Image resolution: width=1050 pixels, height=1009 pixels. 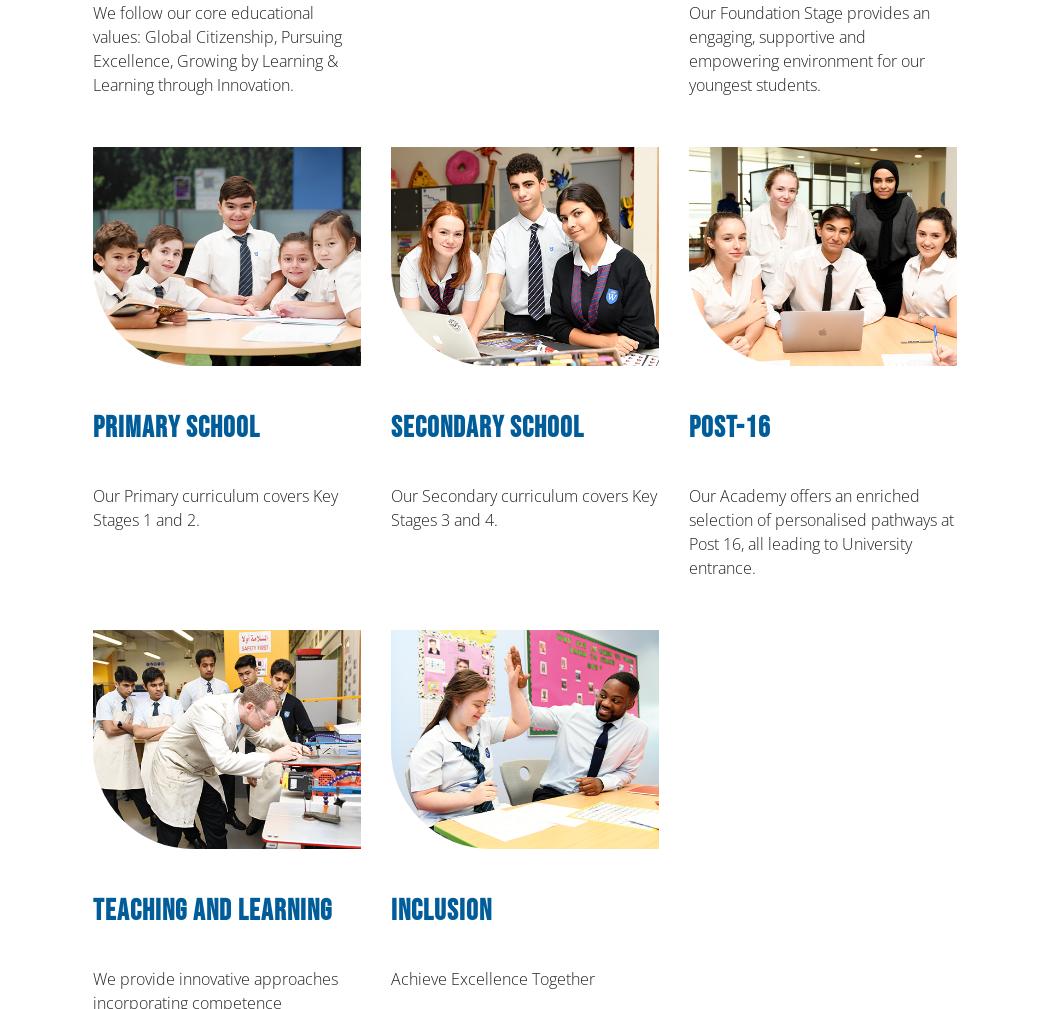 What do you see at coordinates (214, 508) in the screenshot?
I see `'Our Primary curriculum covers Key Stages 1 and 2.'` at bounding box center [214, 508].